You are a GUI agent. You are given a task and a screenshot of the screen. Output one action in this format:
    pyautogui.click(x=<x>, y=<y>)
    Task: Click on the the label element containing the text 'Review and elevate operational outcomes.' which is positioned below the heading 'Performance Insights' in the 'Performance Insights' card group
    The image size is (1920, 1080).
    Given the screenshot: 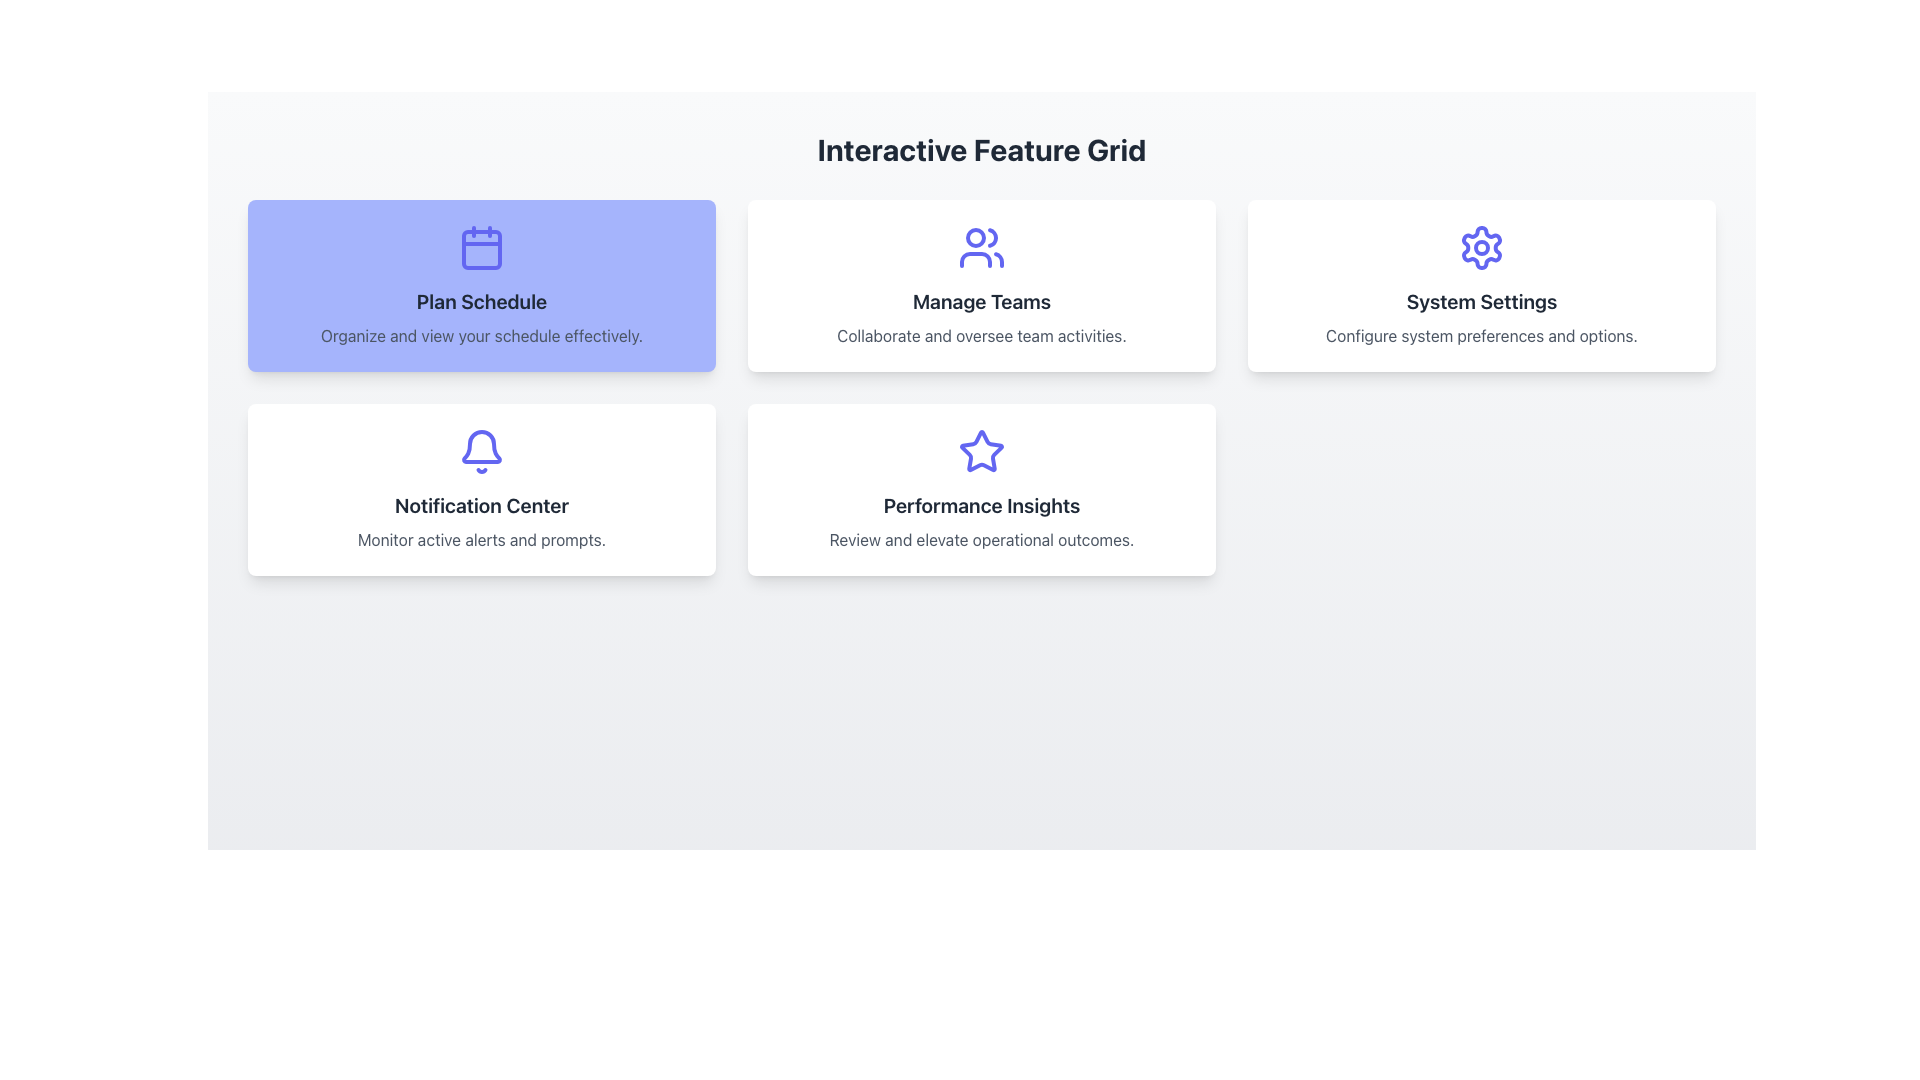 What is the action you would take?
    pyautogui.click(x=982, y=540)
    